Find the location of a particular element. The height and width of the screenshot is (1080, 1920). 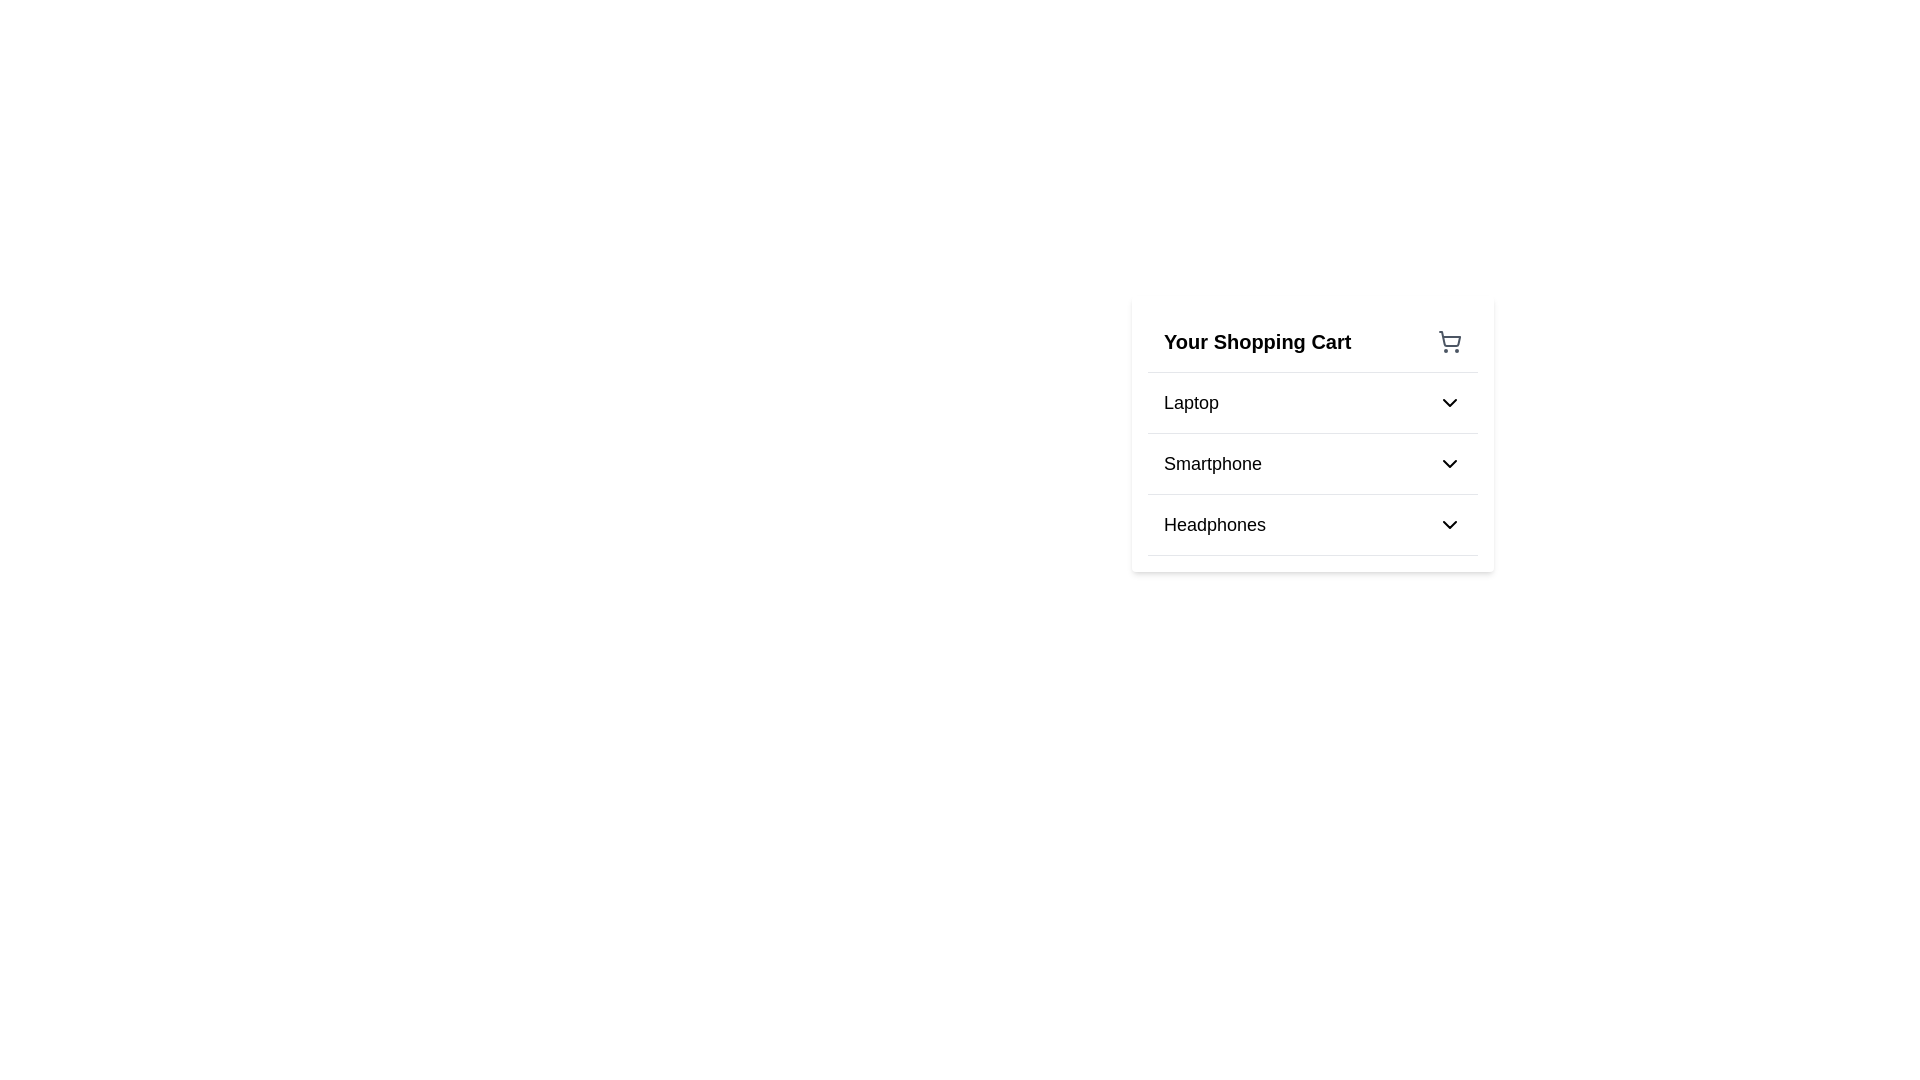

the shopping cart icon, which is located to the right of the 'Your Shopping Cart' title is located at coordinates (1449, 341).